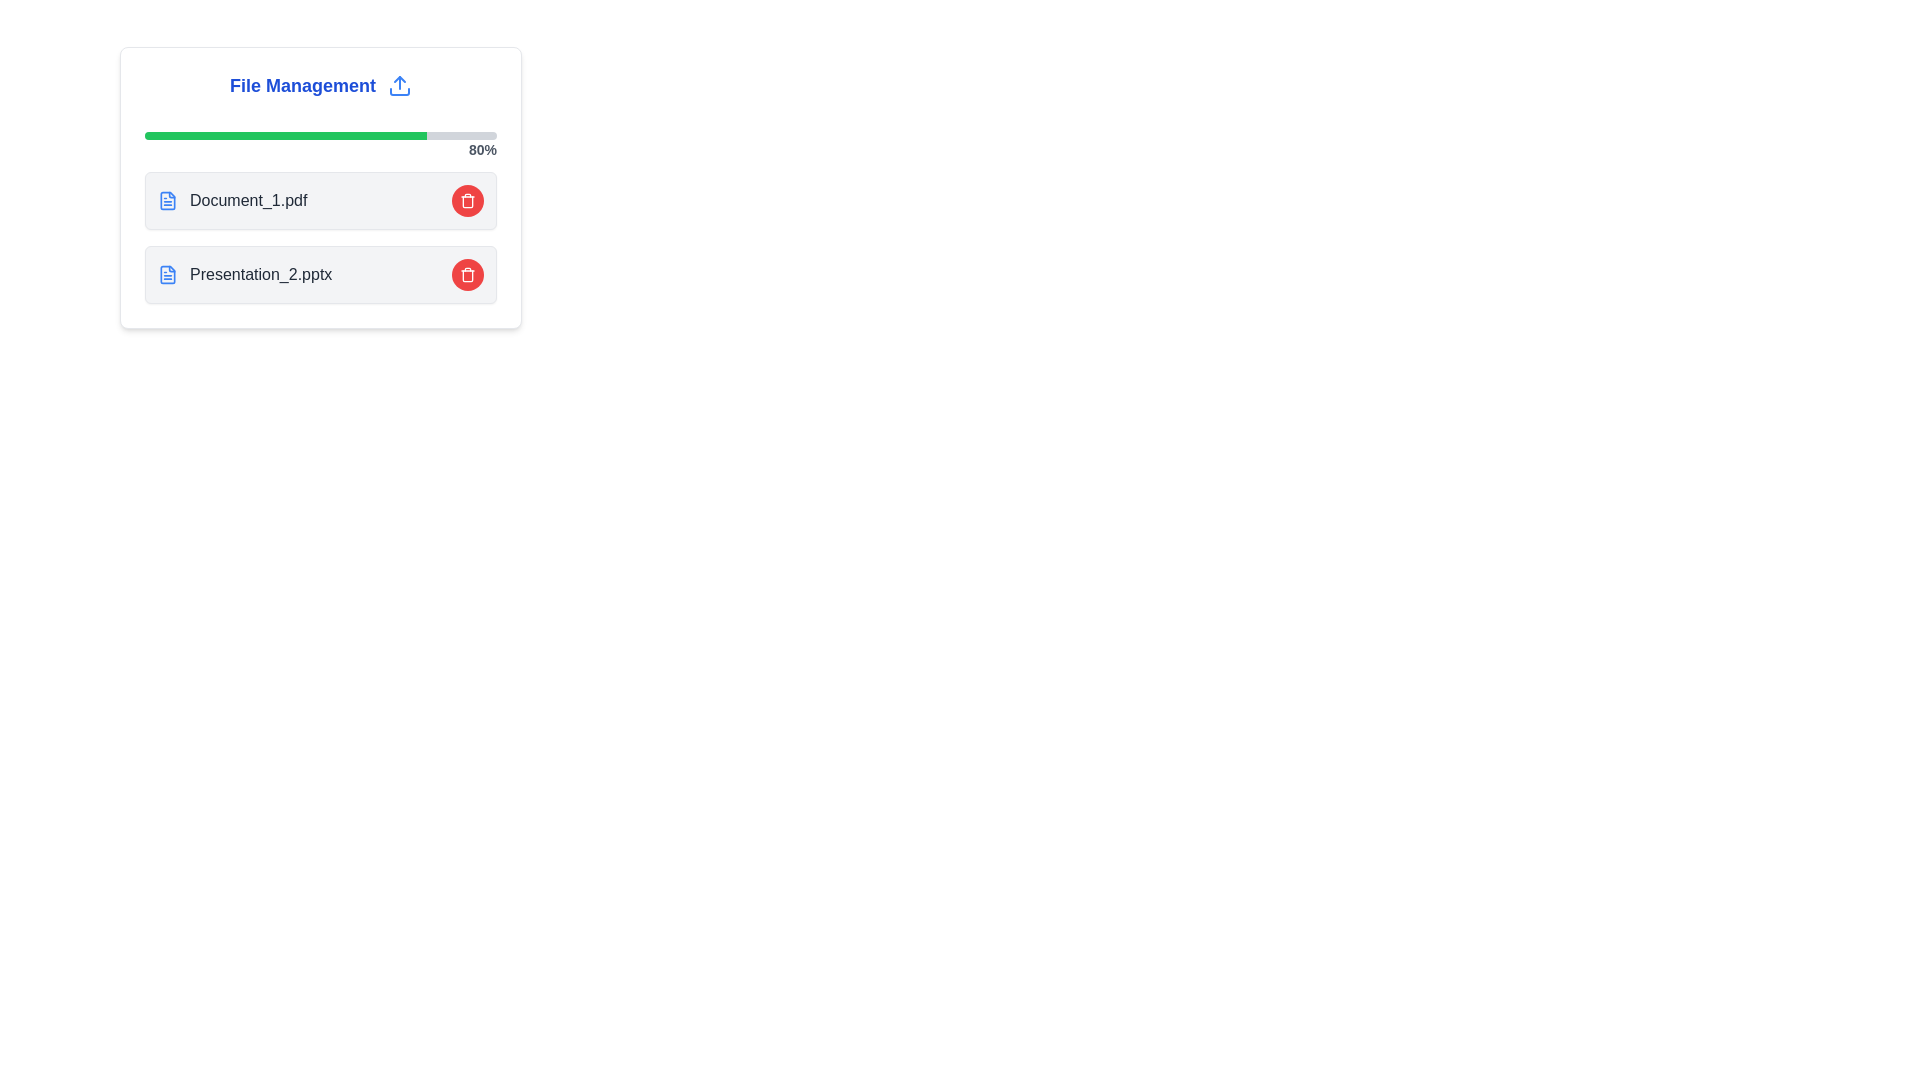  What do you see at coordinates (232, 200) in the screenshot?
I see `the first label` at bounding box center [232, 200].